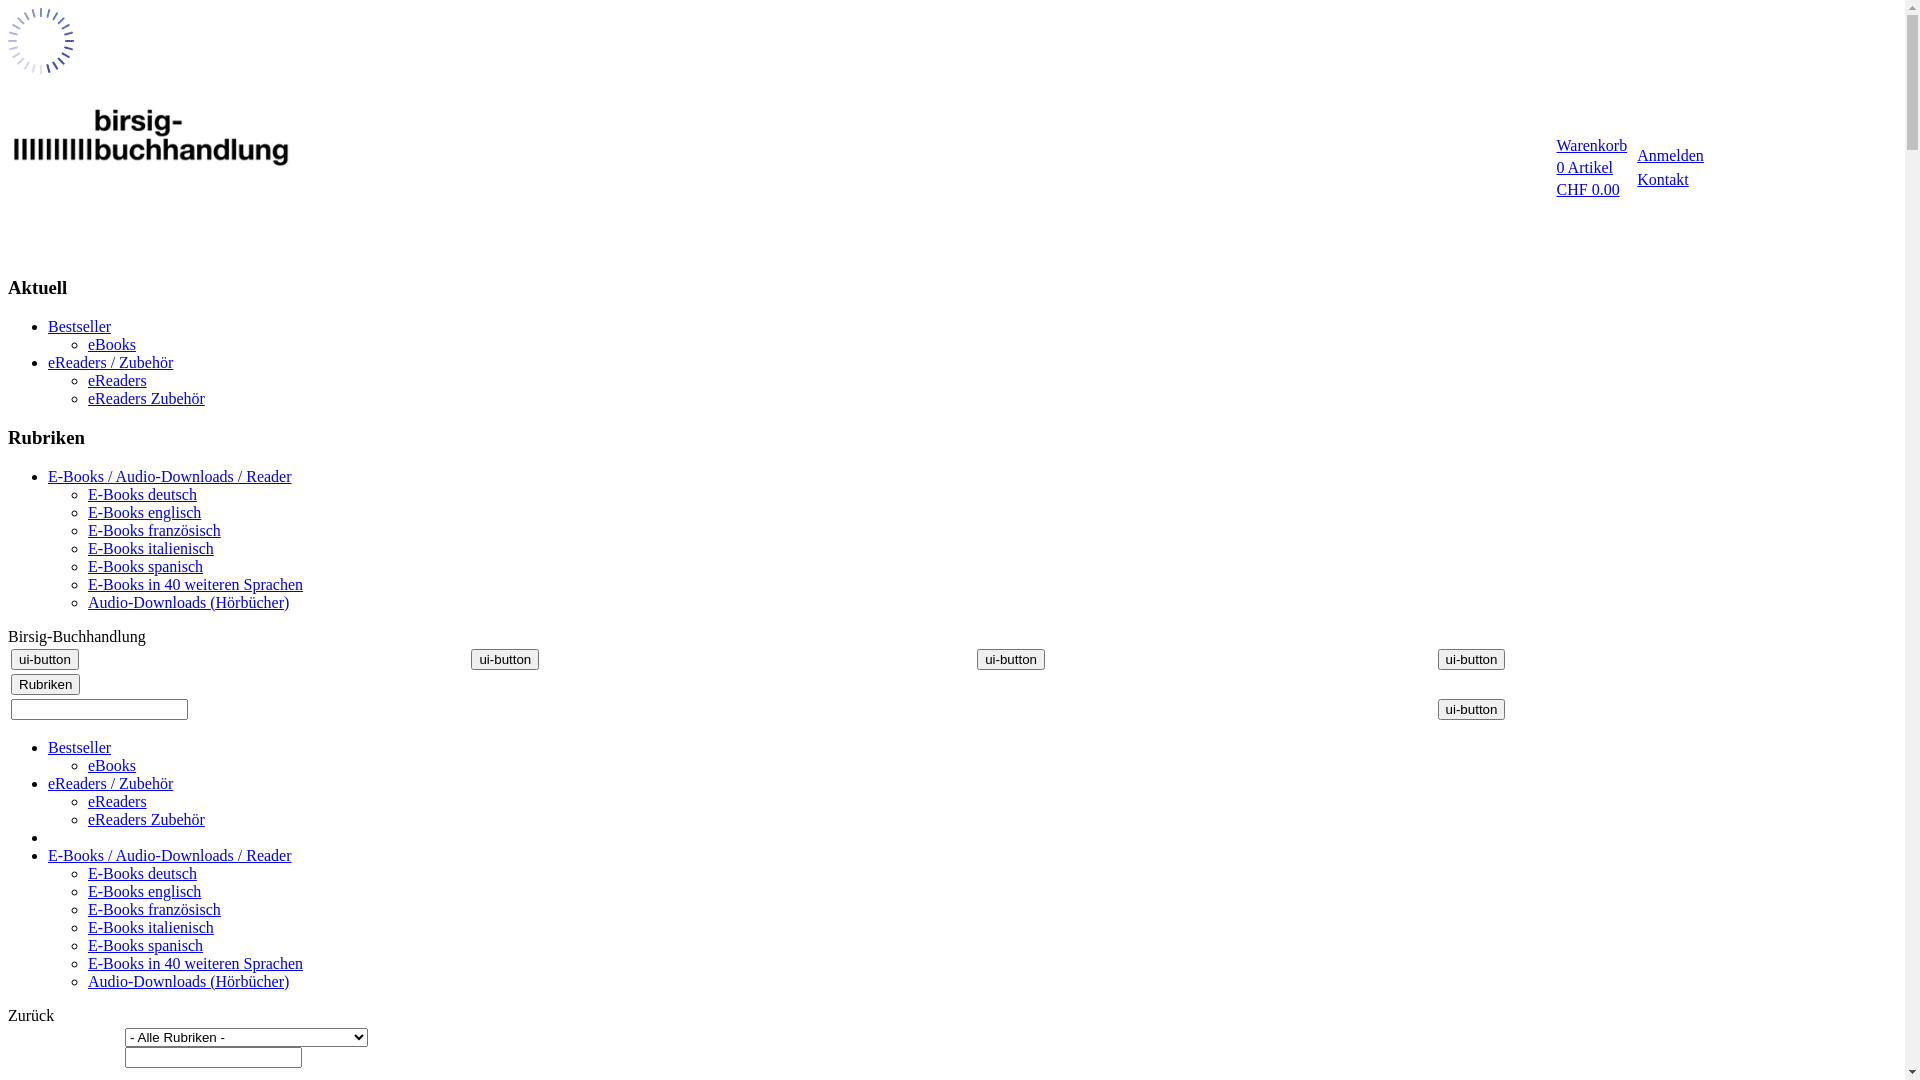  I want to click on 'ui-button', so click(1472, 708).